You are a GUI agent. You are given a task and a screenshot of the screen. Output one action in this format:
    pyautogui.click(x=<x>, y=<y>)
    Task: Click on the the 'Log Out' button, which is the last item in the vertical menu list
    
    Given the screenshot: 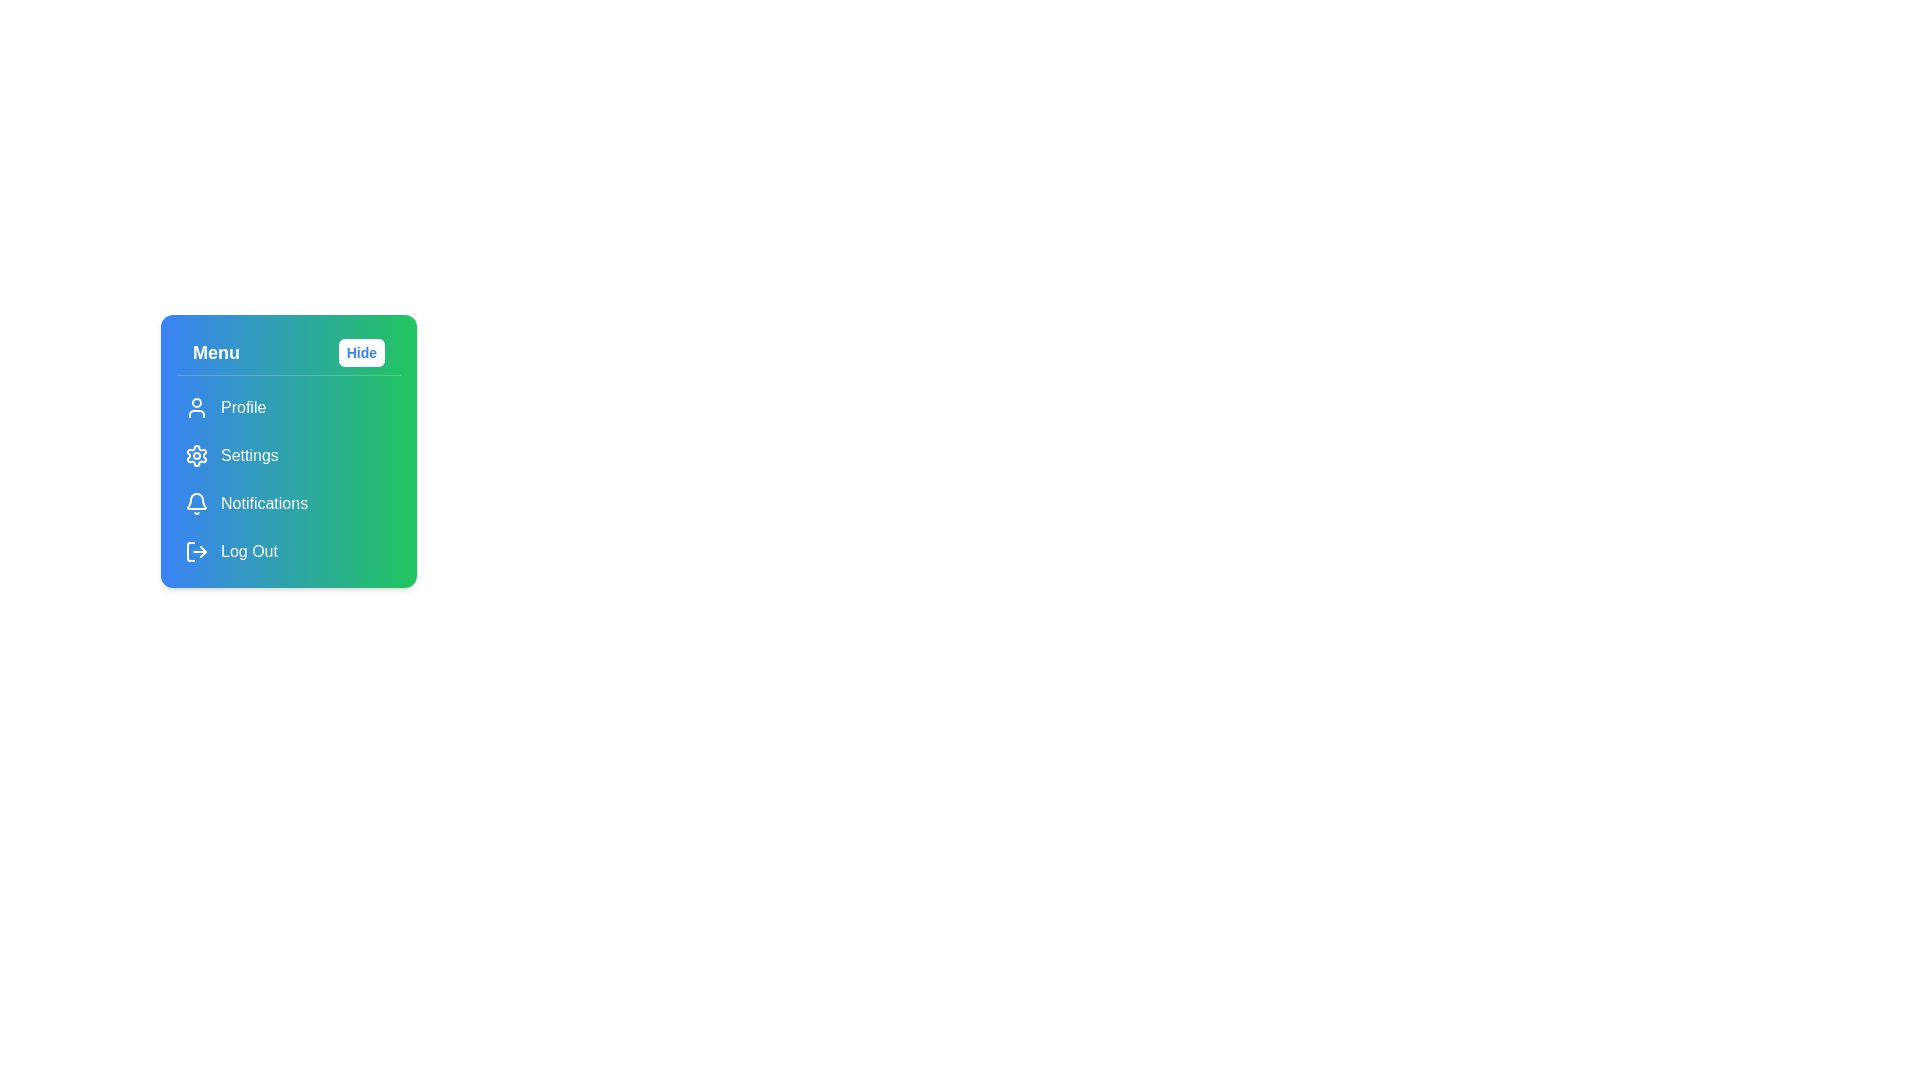 What is the action you would take?
    pyautogui.click(x=287, y=551)
    